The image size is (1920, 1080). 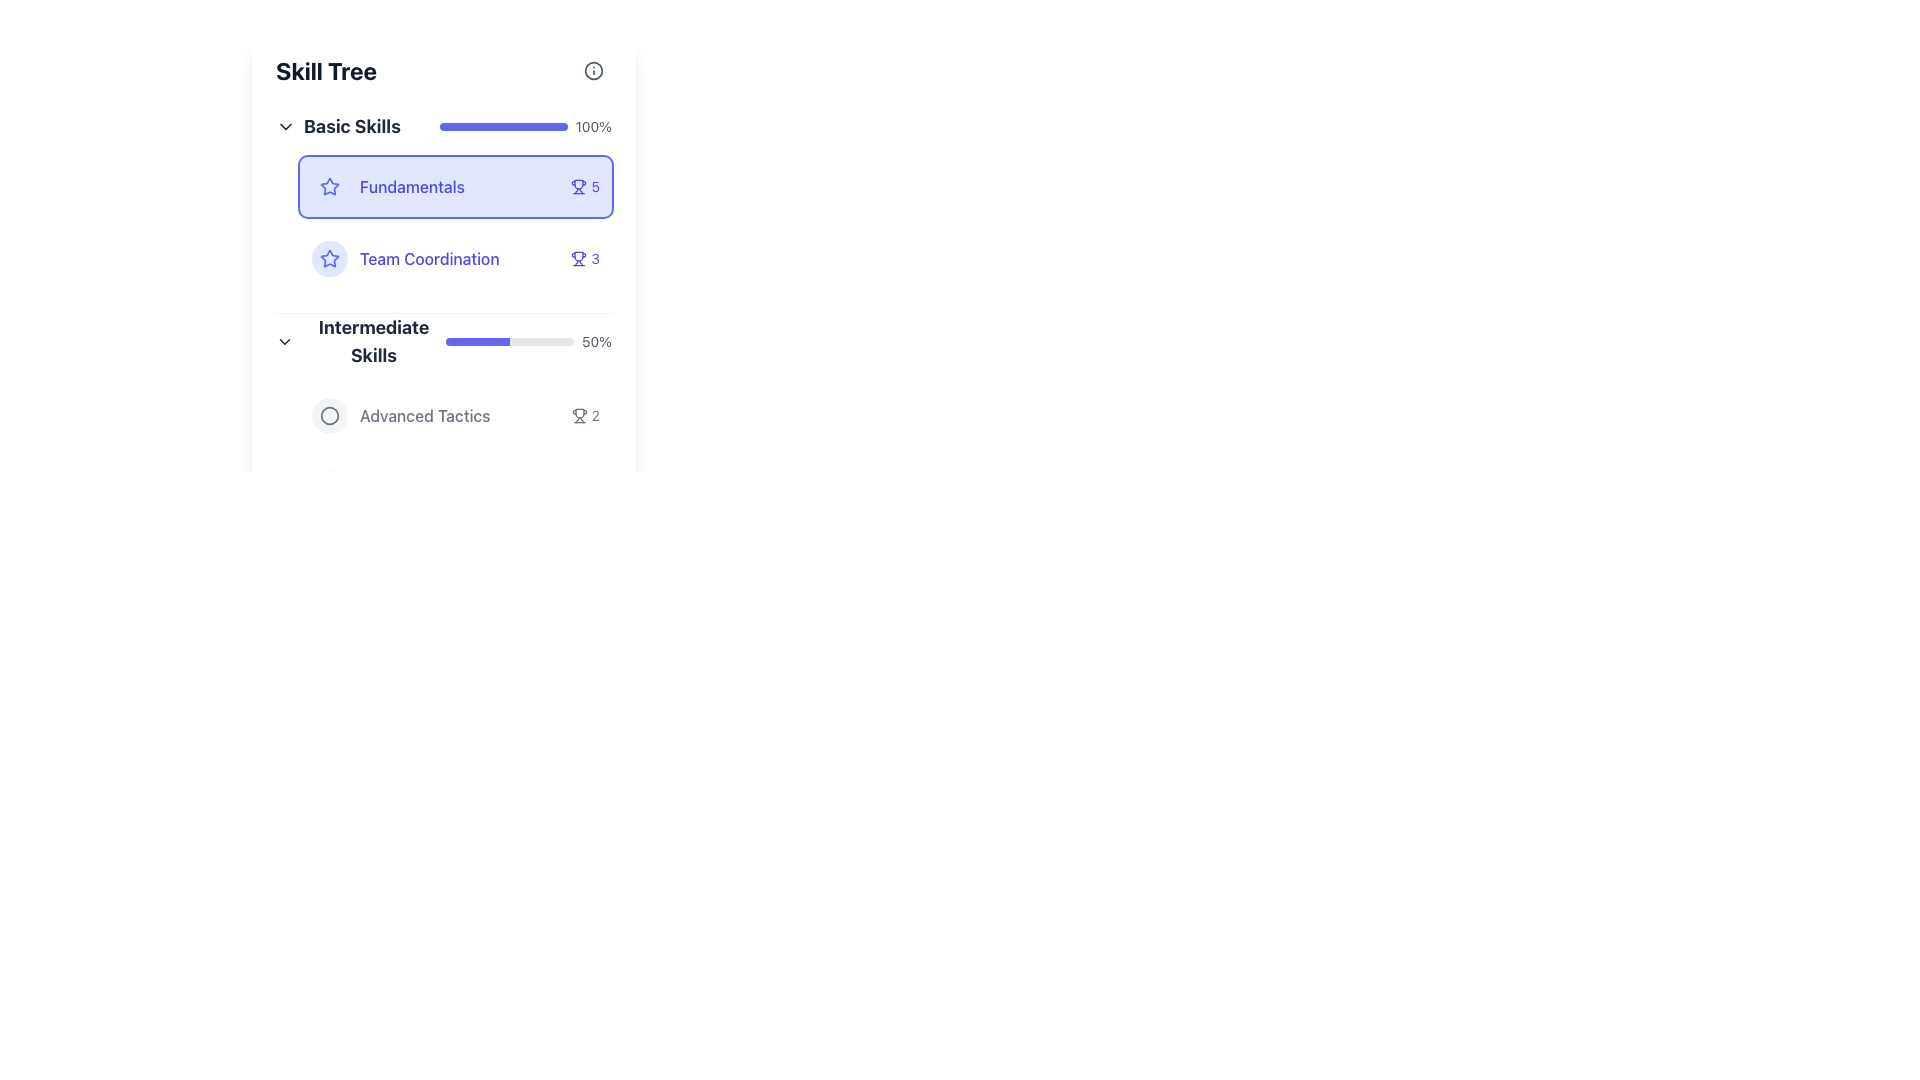 What do you see at coordinates (330, 415) in the screenshot?
I see `the Circular Button or Icon located in the 'Intermediate Skills' section next to 'Advanced Tactics'` at bounding box center [330, 415].